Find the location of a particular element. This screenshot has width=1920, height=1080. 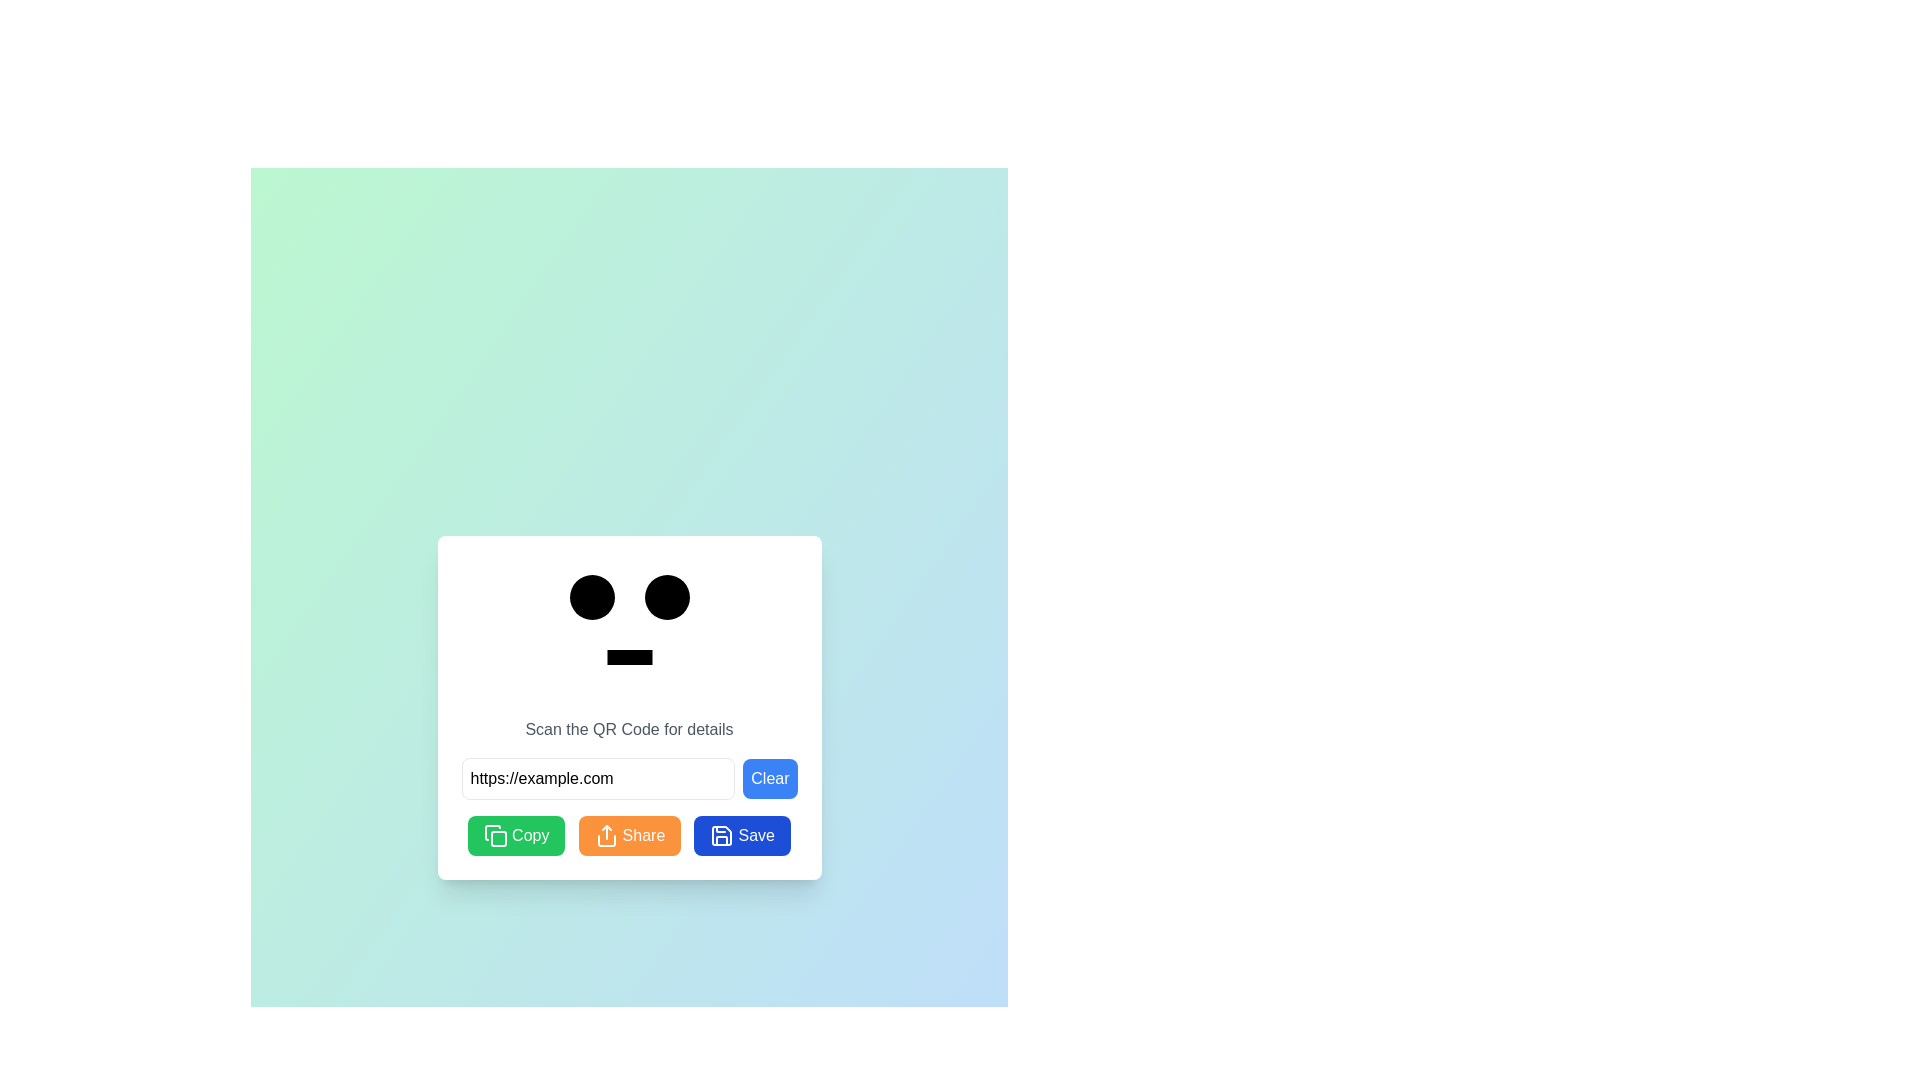

the button located to the bottom right of the input field labeled 'Enter URL here' to clear the input field is located at coordinates (628, 778).